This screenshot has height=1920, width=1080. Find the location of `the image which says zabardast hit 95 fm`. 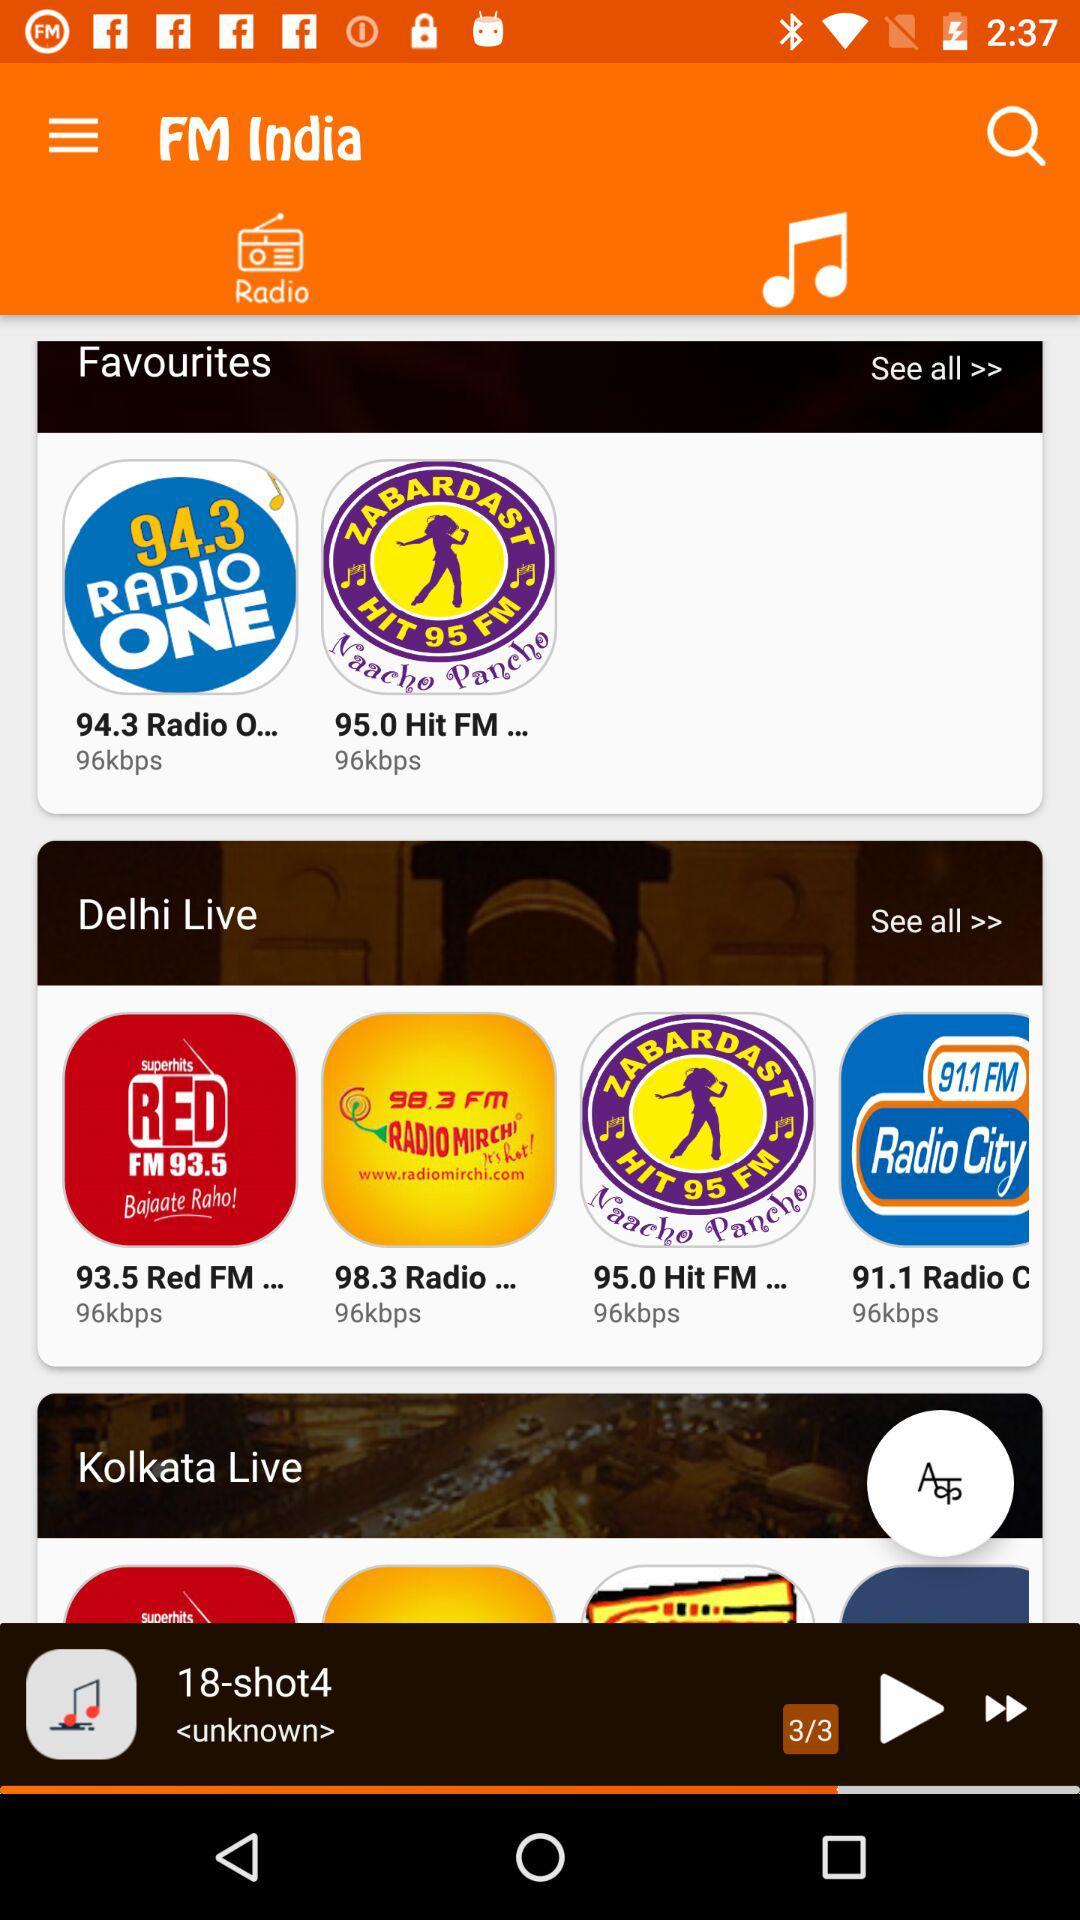

the image which says zabardast hit 95 fm is located at coordinates (697, 1129).